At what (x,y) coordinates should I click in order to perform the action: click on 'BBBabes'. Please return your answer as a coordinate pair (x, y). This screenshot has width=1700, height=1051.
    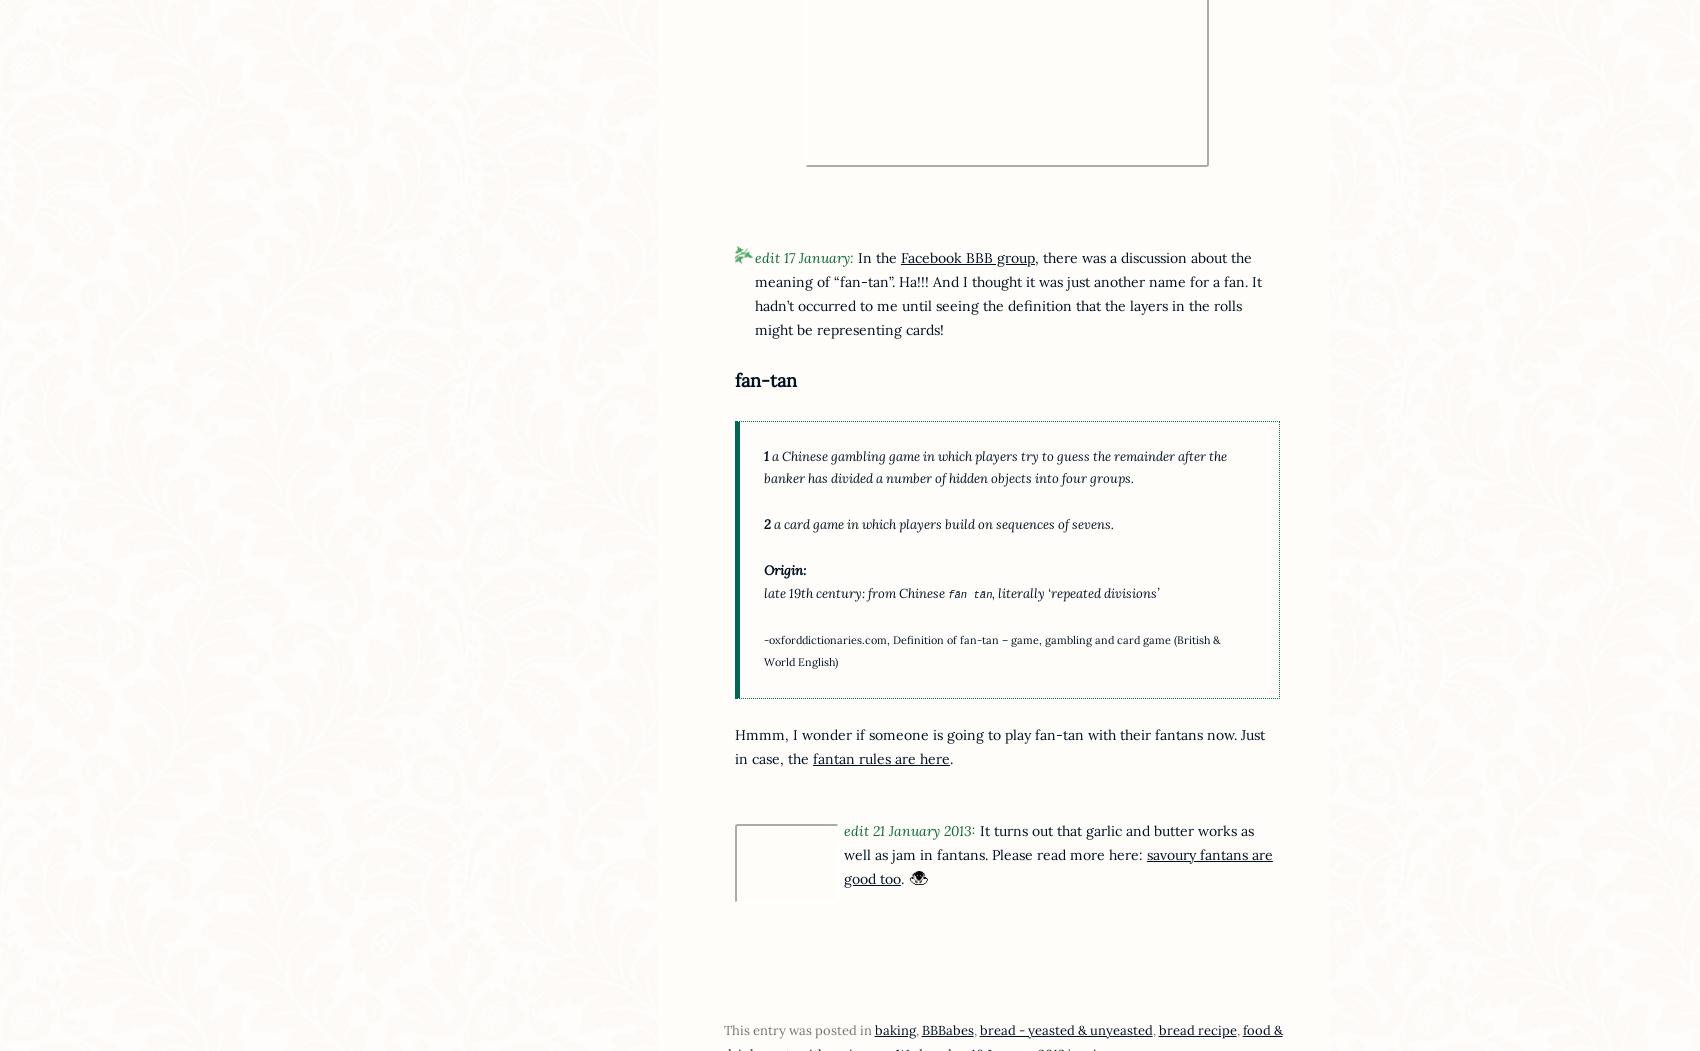
    Looking at the image, I should click on (947, 1029).